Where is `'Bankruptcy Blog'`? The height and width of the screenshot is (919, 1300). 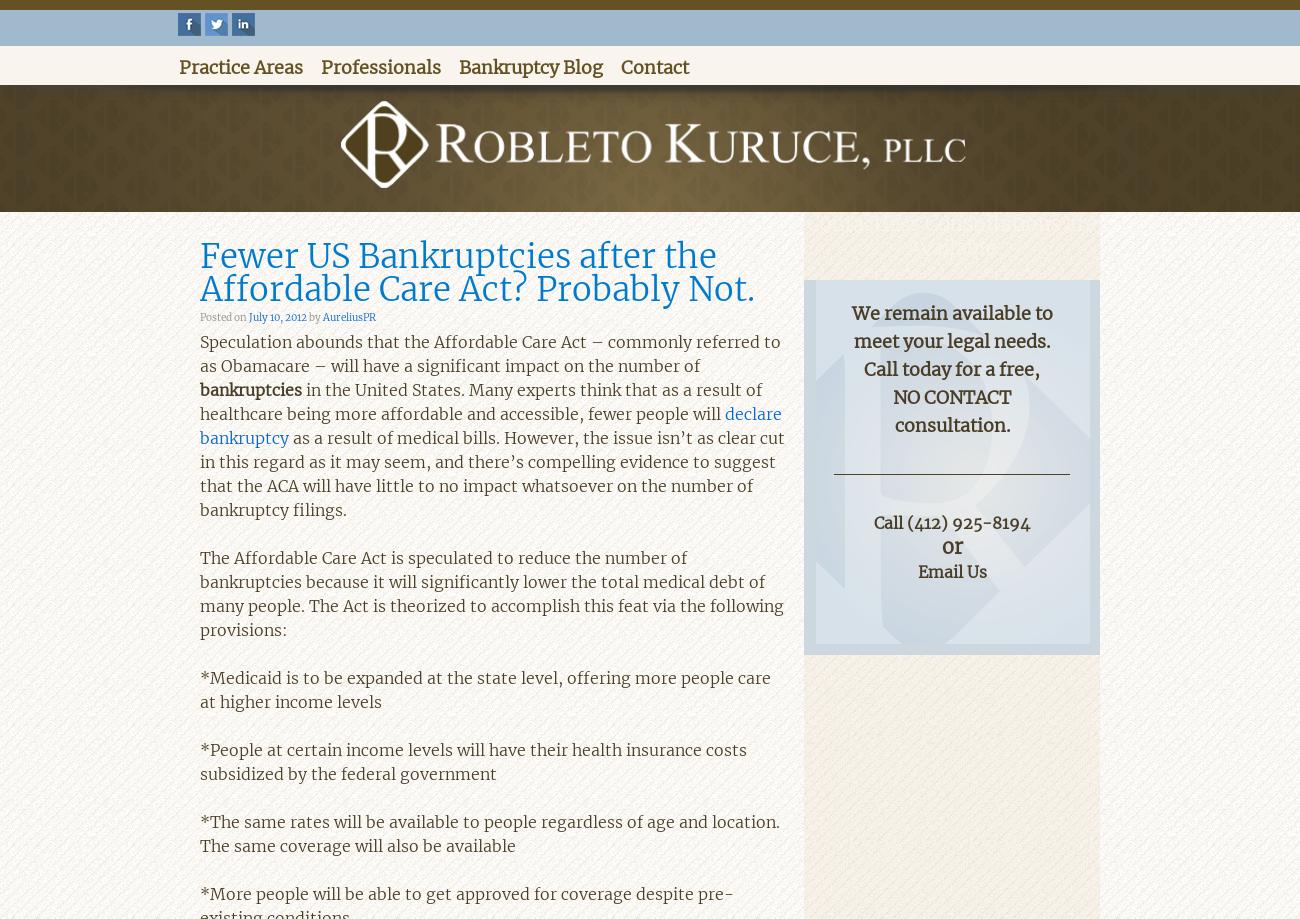 'Bankruptcy Blog' is located at coordinates (531, 67).